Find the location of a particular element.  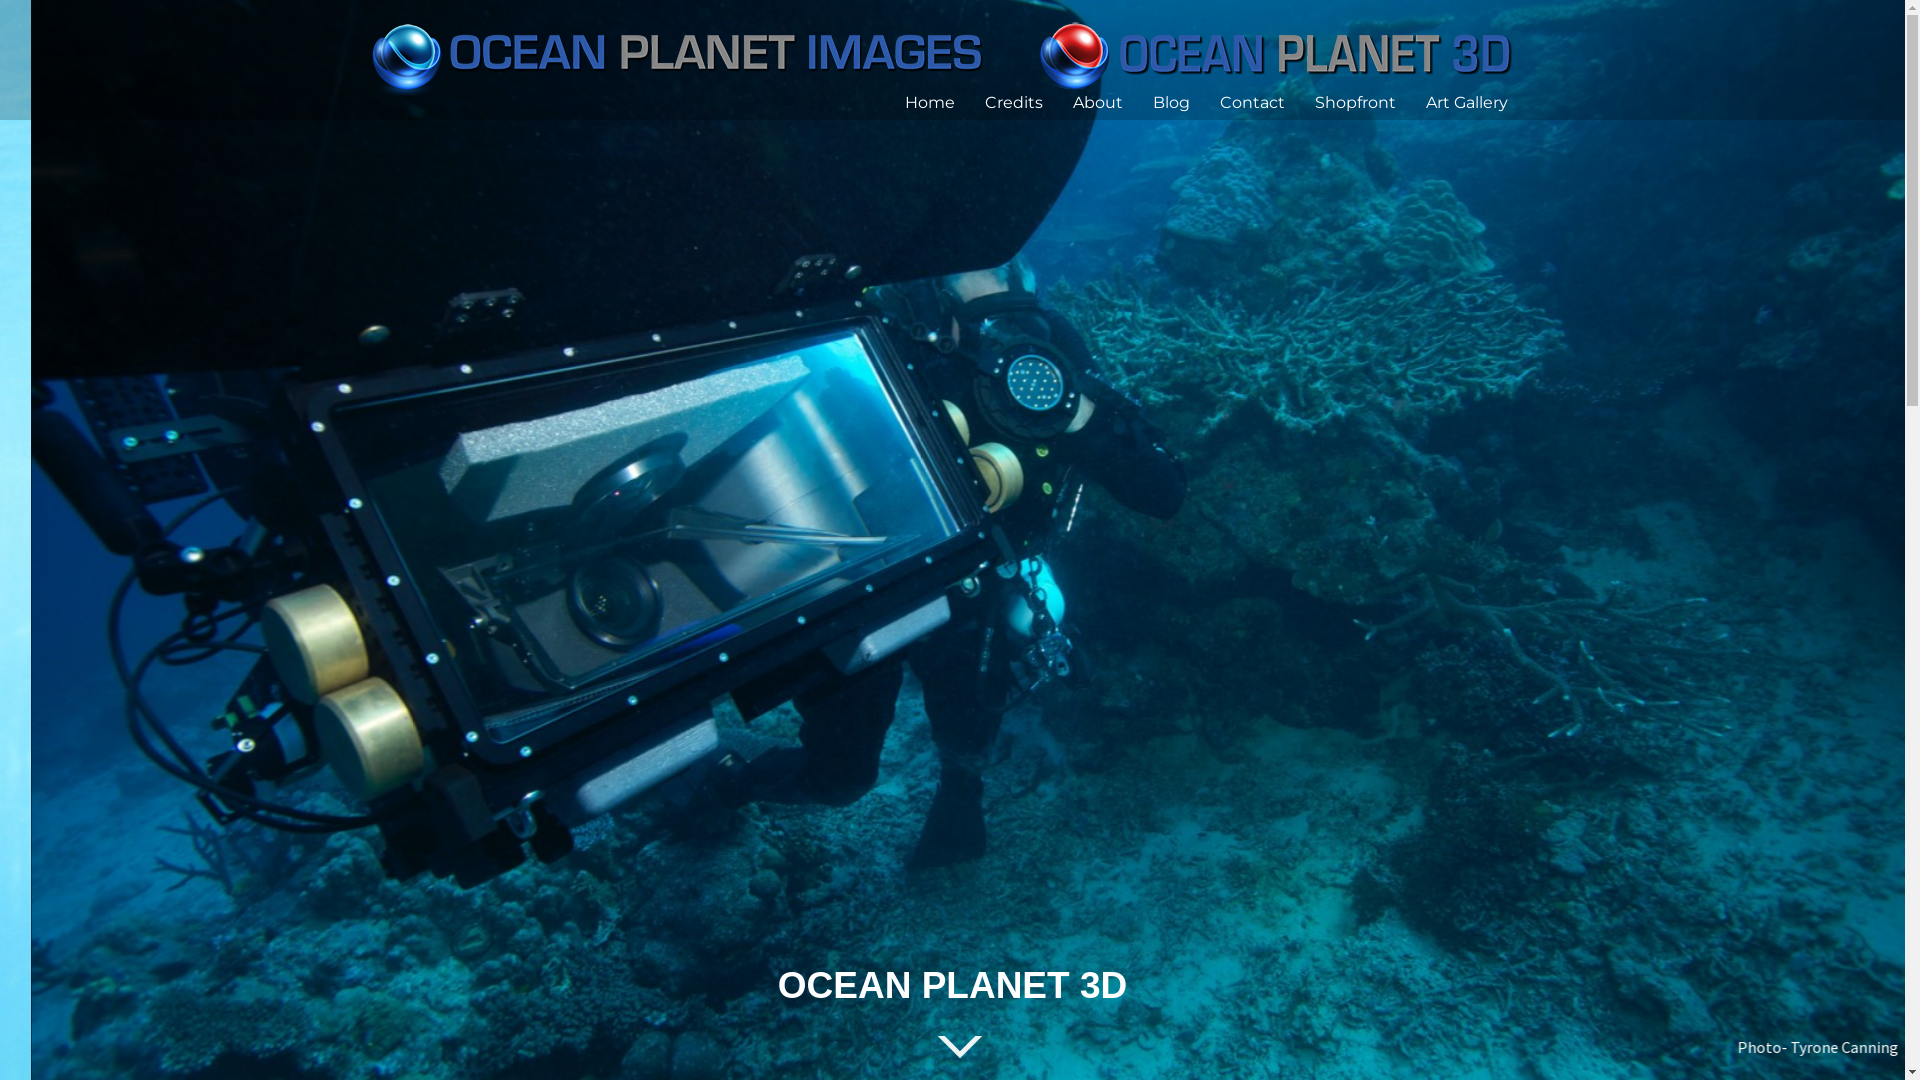

'Shopfront' is located at coordinates (1354, 101).